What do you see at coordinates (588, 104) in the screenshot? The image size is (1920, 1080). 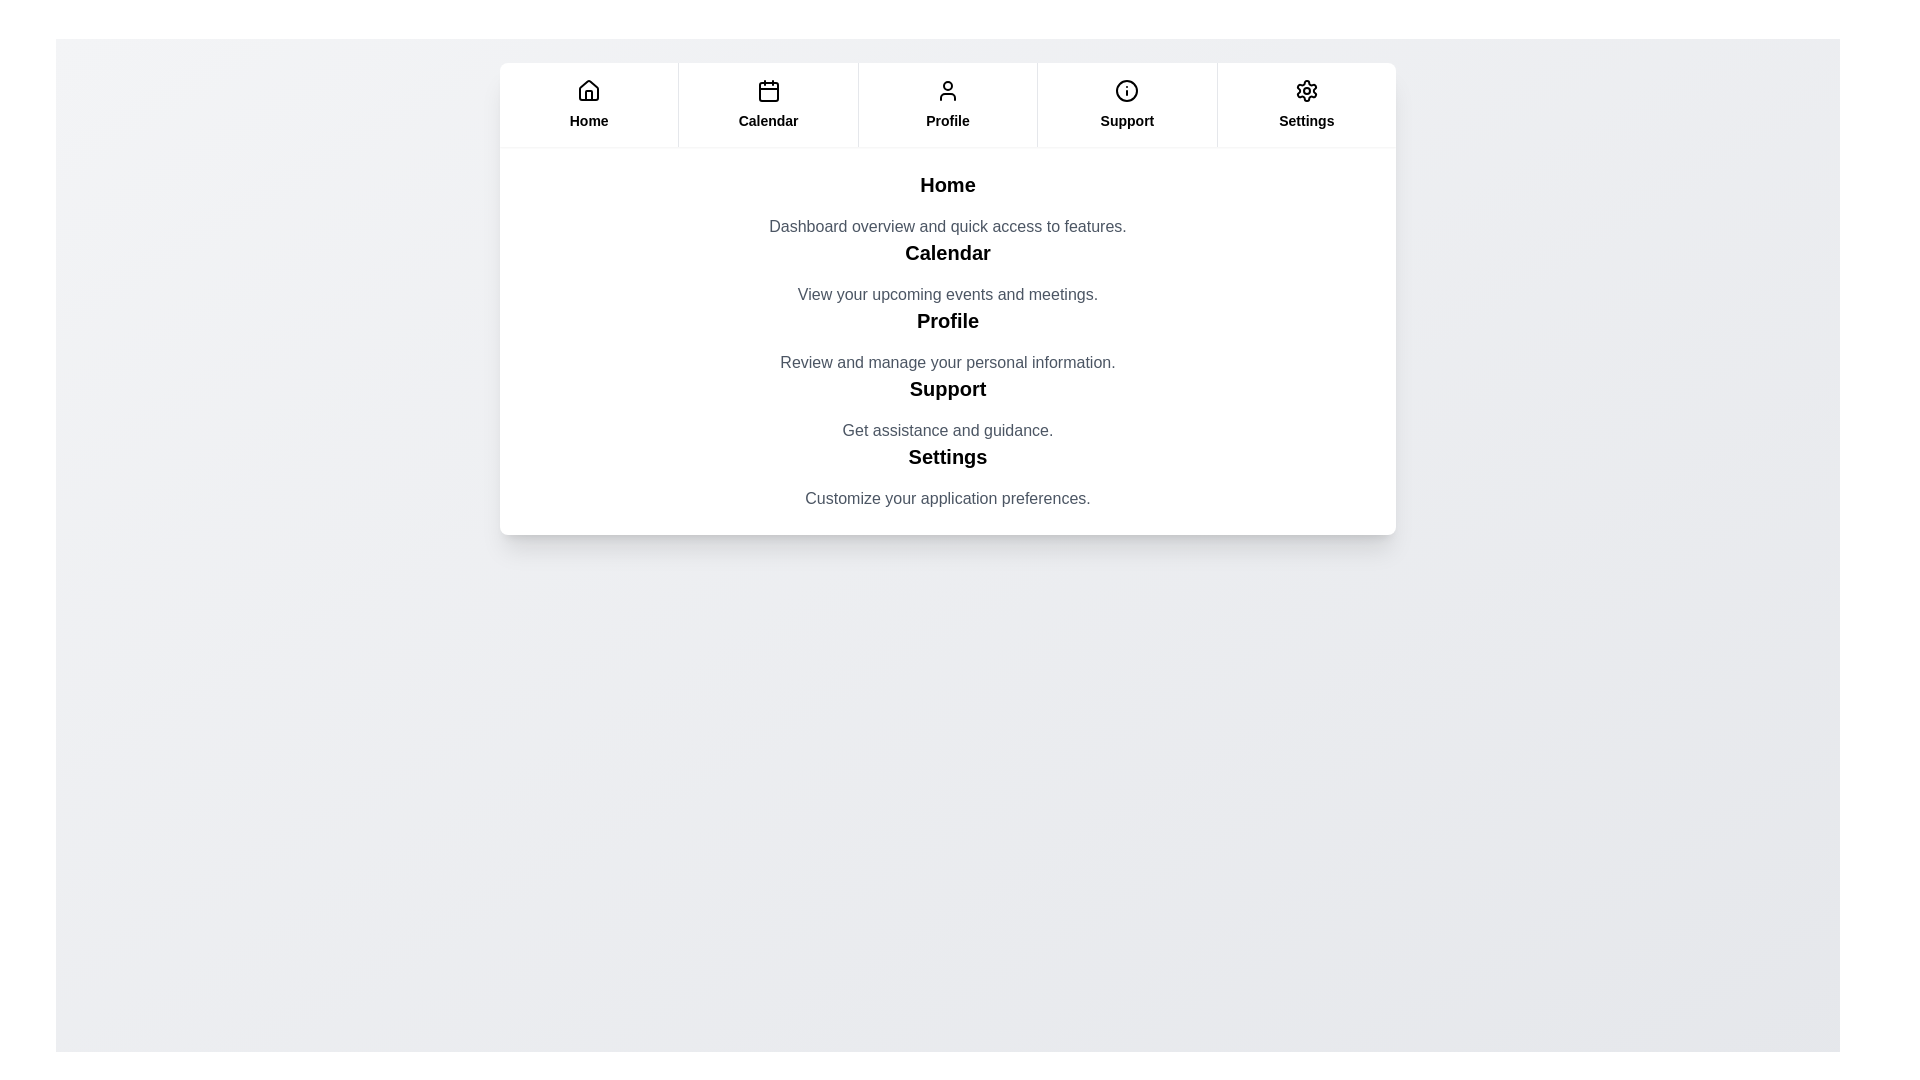 I see `the 'Home' button, which is a rectangular tab with a white background and black text` at bounding box center [588, 104].